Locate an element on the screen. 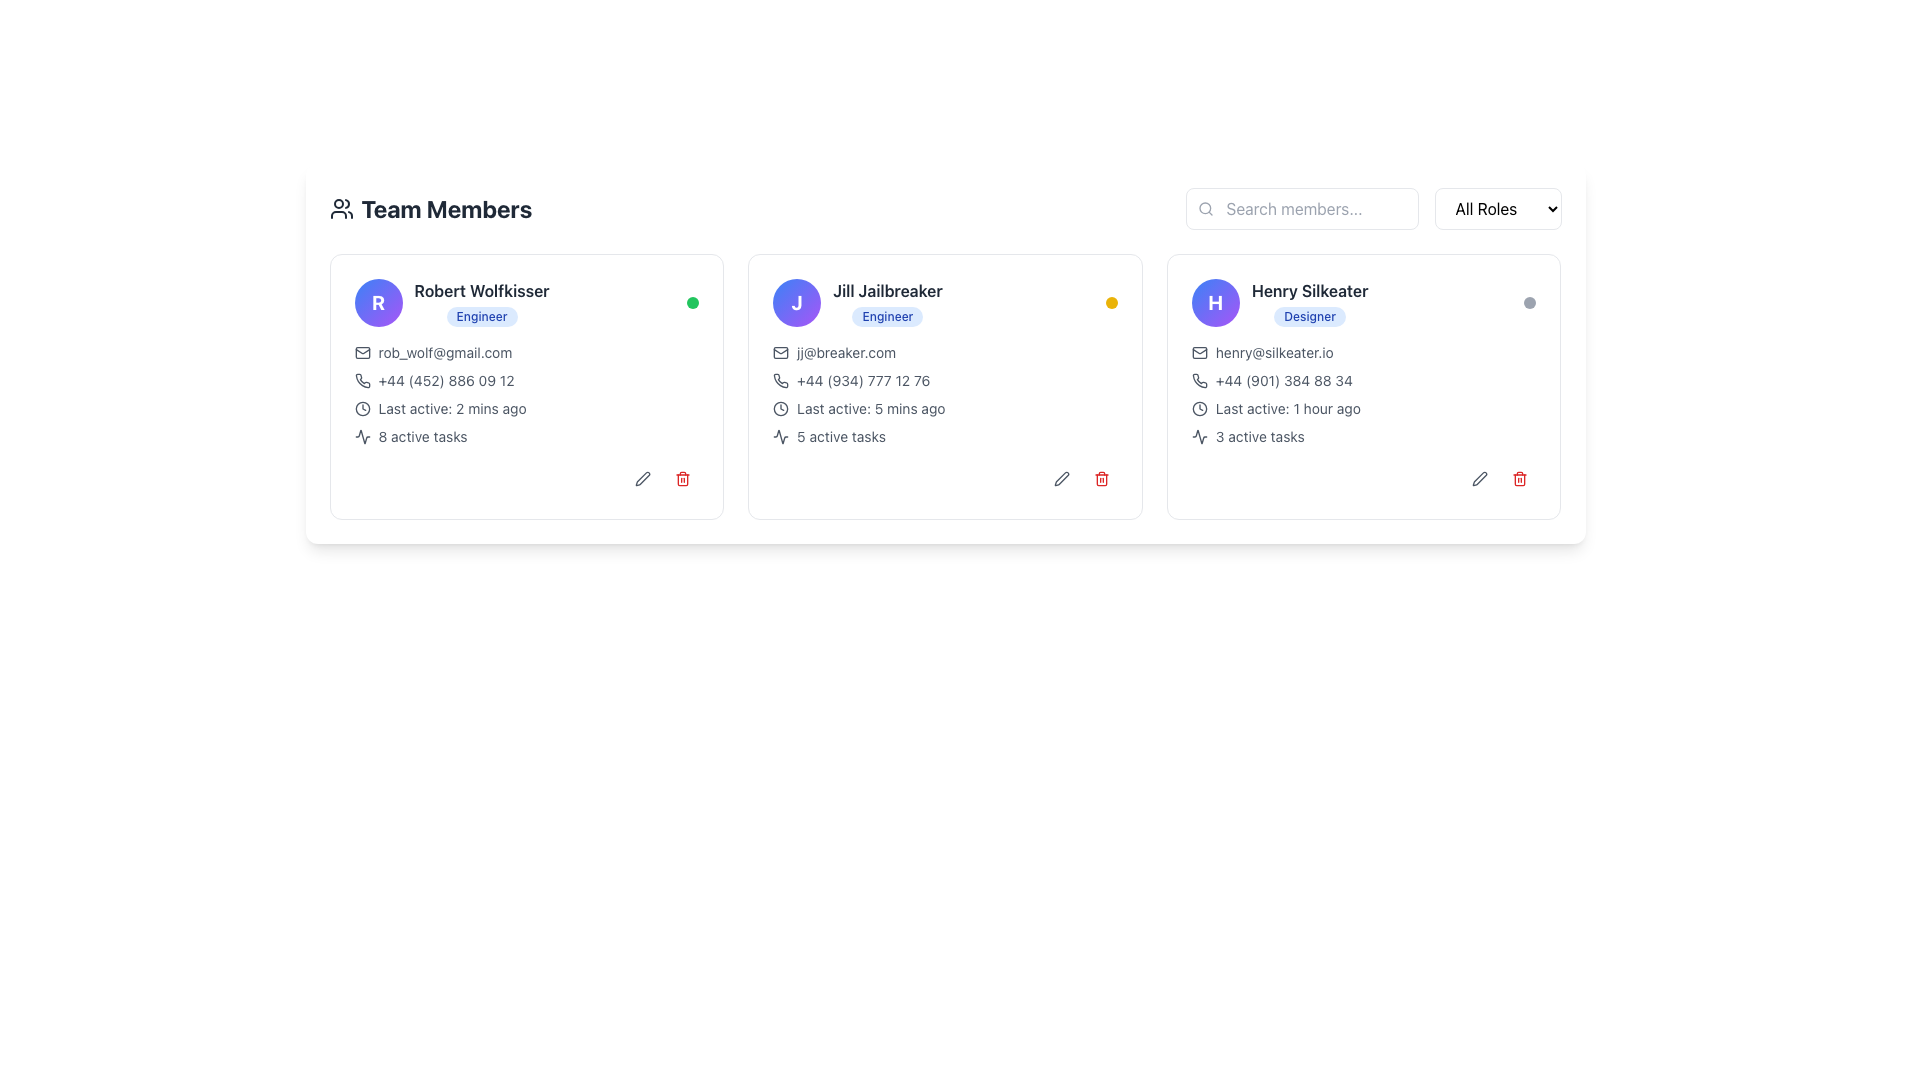  the SVG circle representing a clock icon next to the 'Last active' text in Robert Wolfkisser's profile card in the 'Team Members' section is located at coordinates (362, 407).